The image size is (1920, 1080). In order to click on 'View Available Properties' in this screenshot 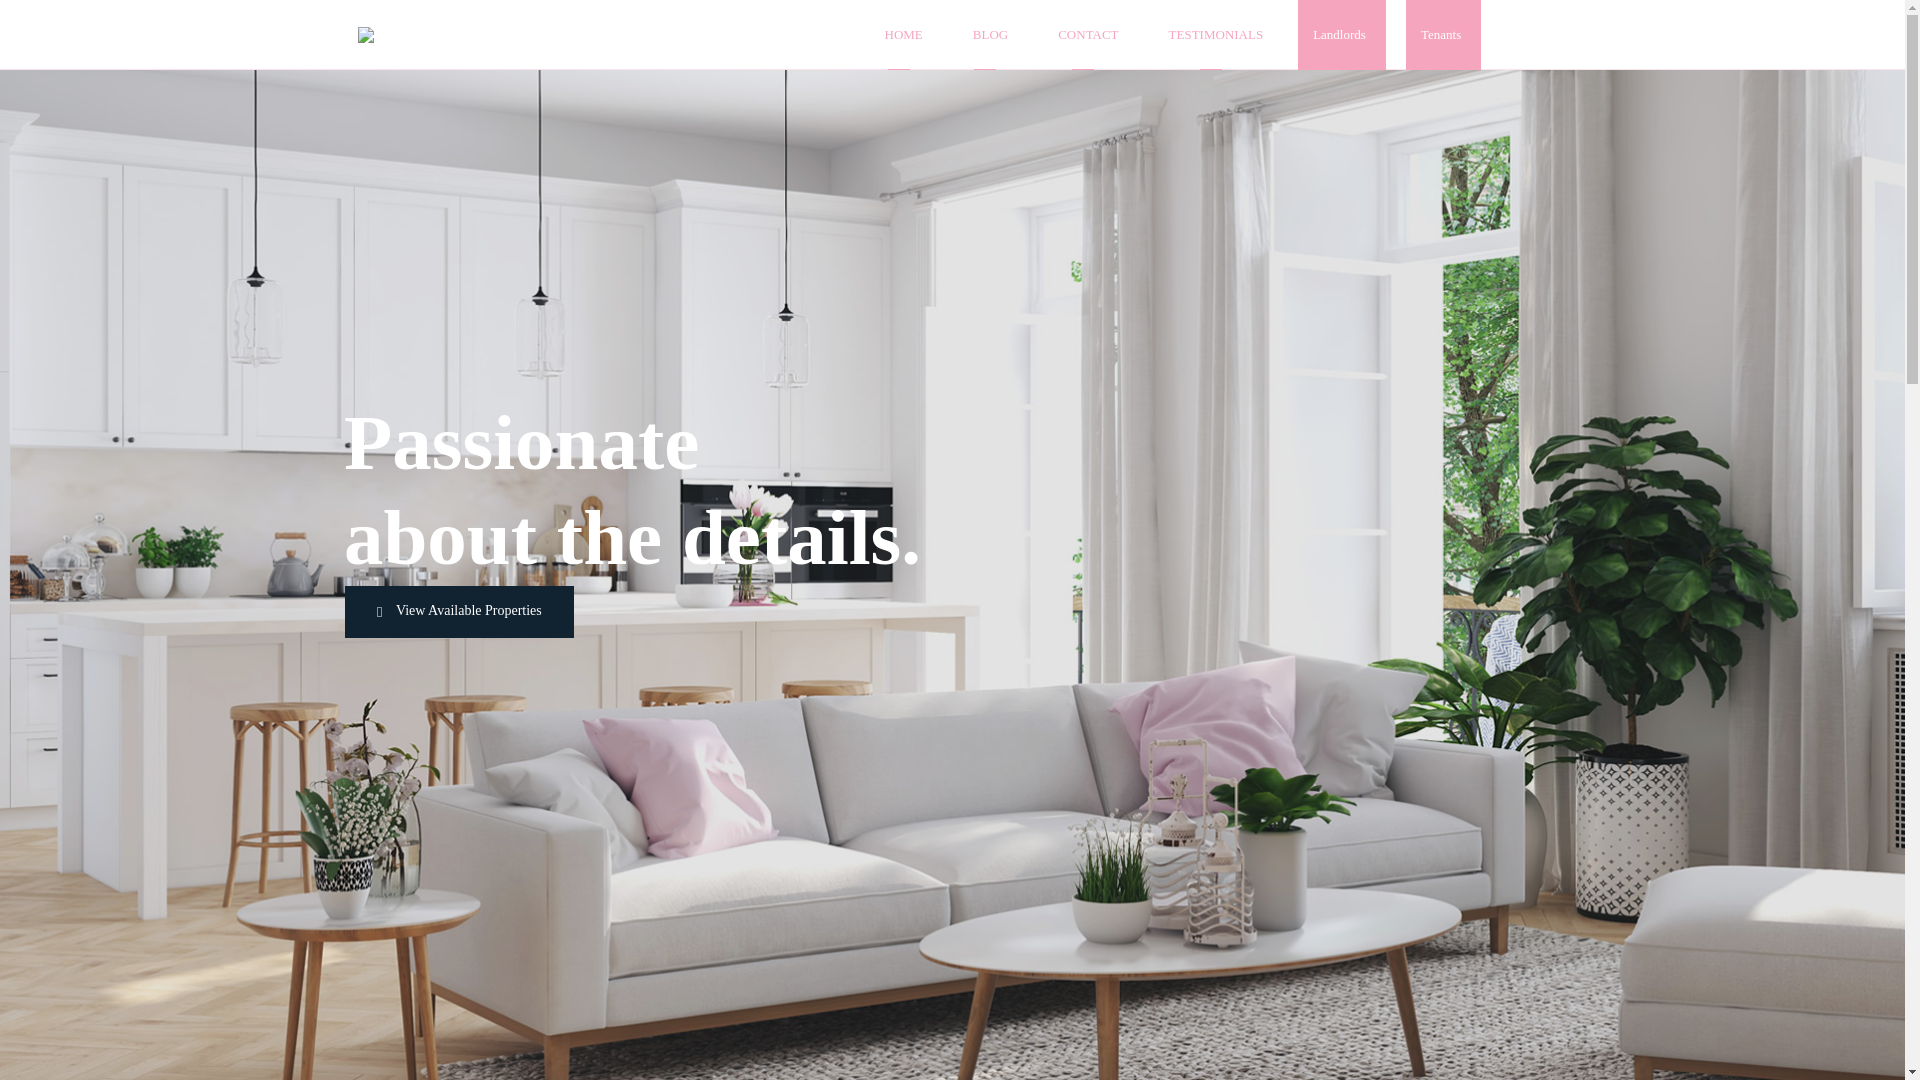, I will do `click(458, 611)`.